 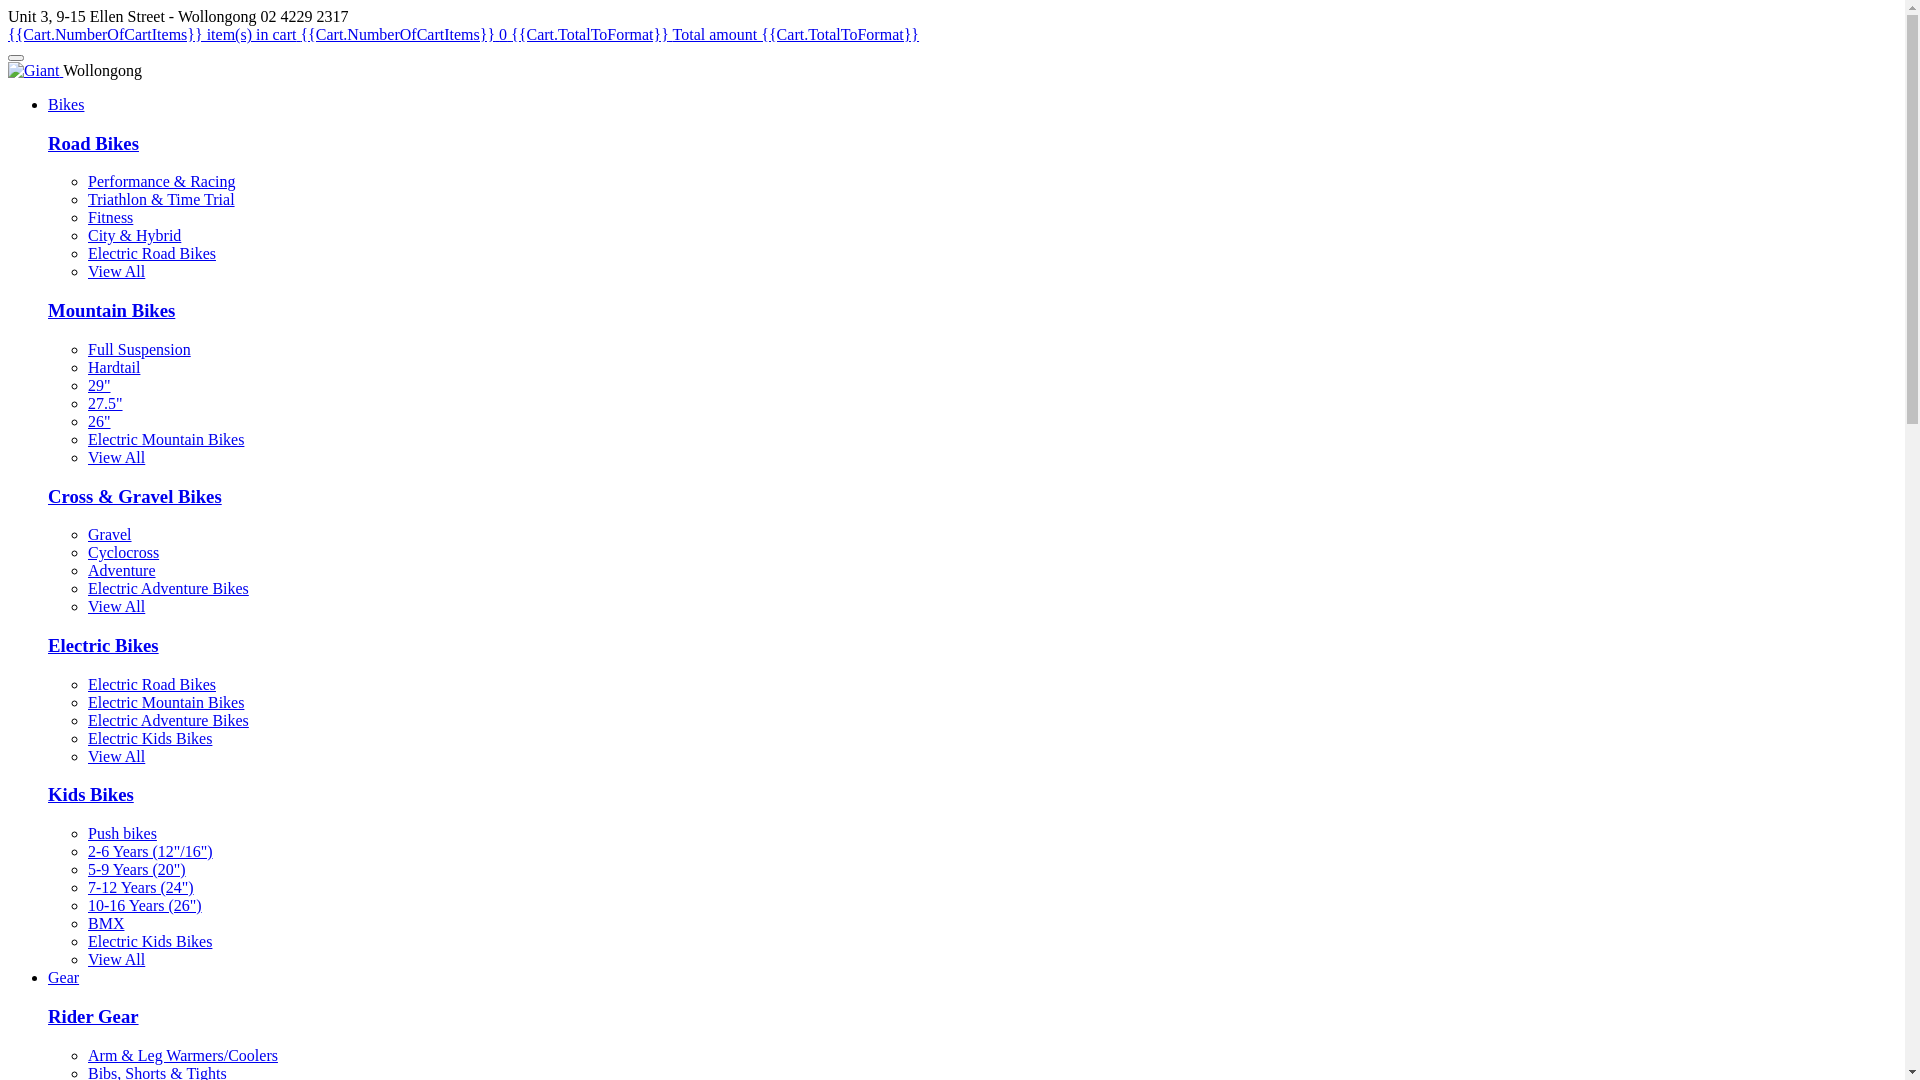 I want to click on 'Electric Bikes', so click(x=102, y=645).